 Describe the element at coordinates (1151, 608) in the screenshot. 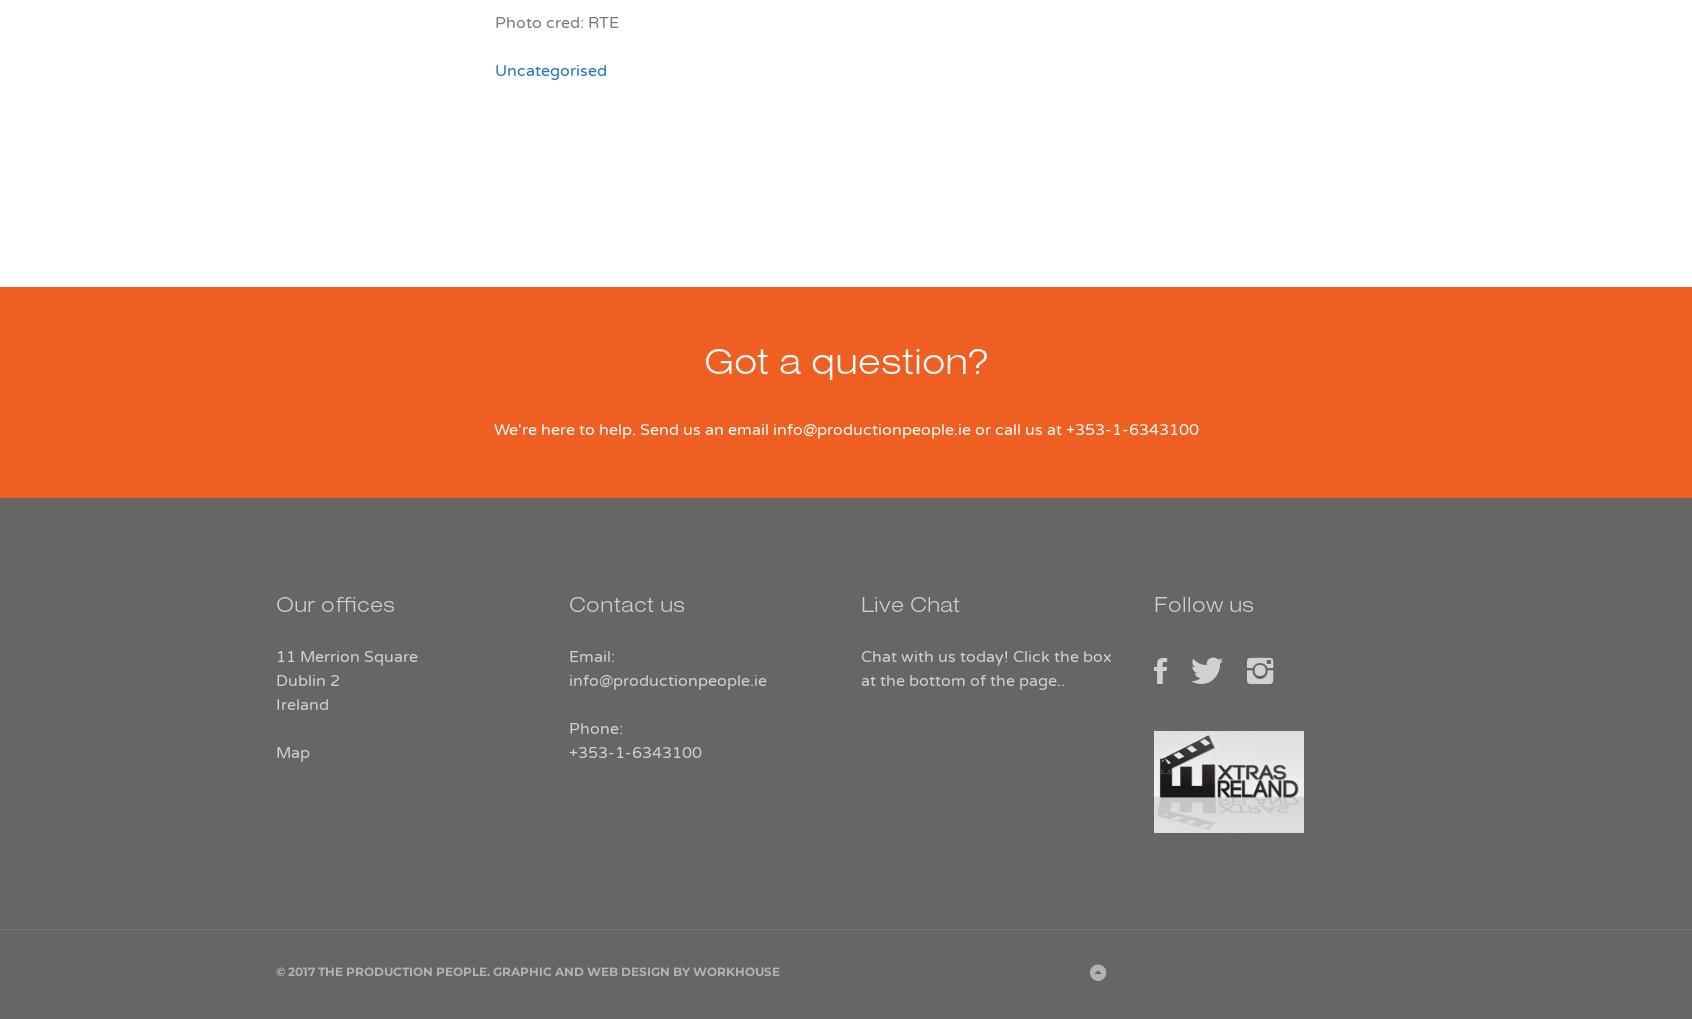

I see `'Follow us'` at that location.